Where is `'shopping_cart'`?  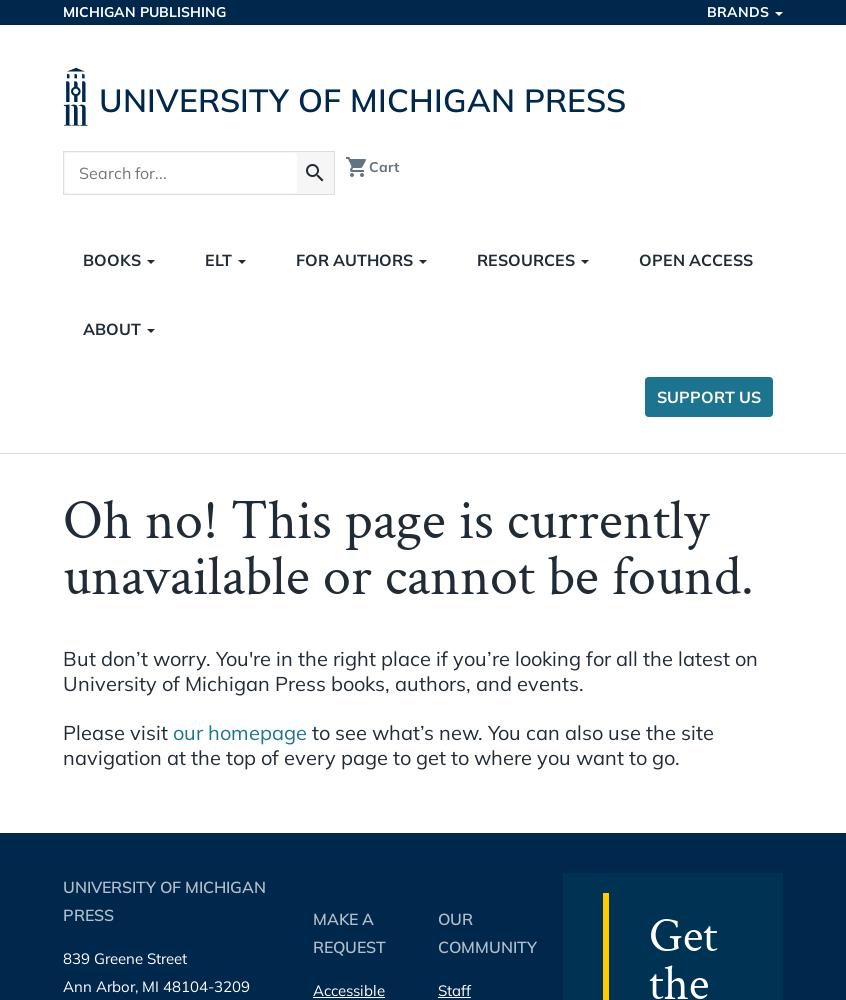
'shopping_cart' is located at coordinates (355, 167).